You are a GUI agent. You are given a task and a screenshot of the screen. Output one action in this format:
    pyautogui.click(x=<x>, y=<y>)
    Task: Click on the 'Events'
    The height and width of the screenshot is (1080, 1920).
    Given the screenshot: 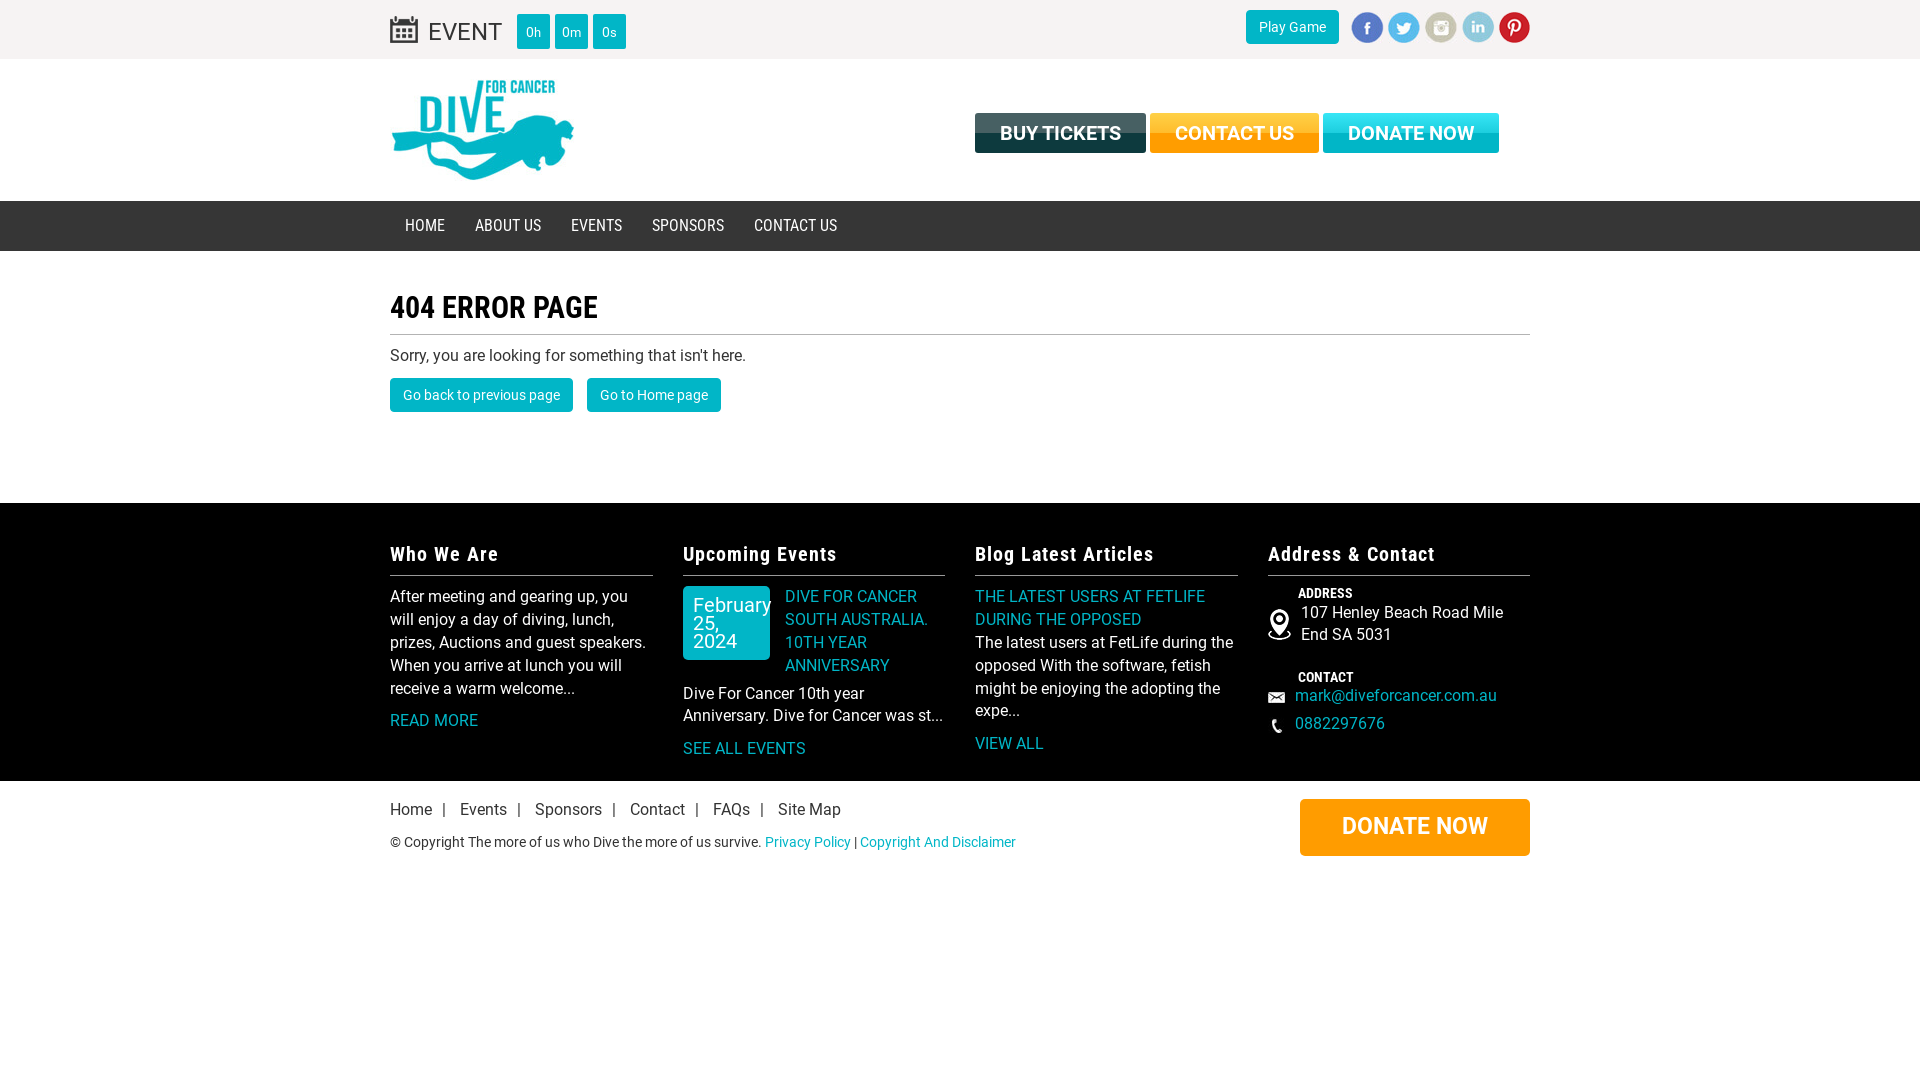 What is the action you would take?
    pyautogui.click(x=483, y=810)
    